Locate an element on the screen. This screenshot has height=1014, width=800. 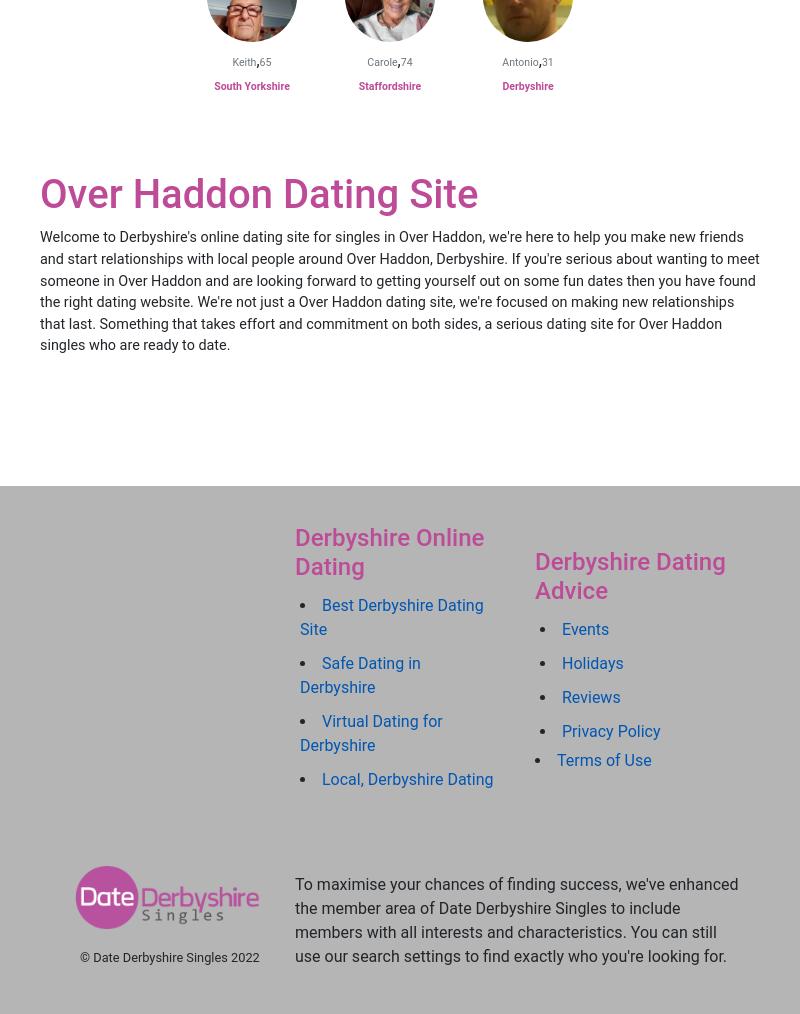
'Local, Derbyshire Dating' is located at coordinates (407, 779).